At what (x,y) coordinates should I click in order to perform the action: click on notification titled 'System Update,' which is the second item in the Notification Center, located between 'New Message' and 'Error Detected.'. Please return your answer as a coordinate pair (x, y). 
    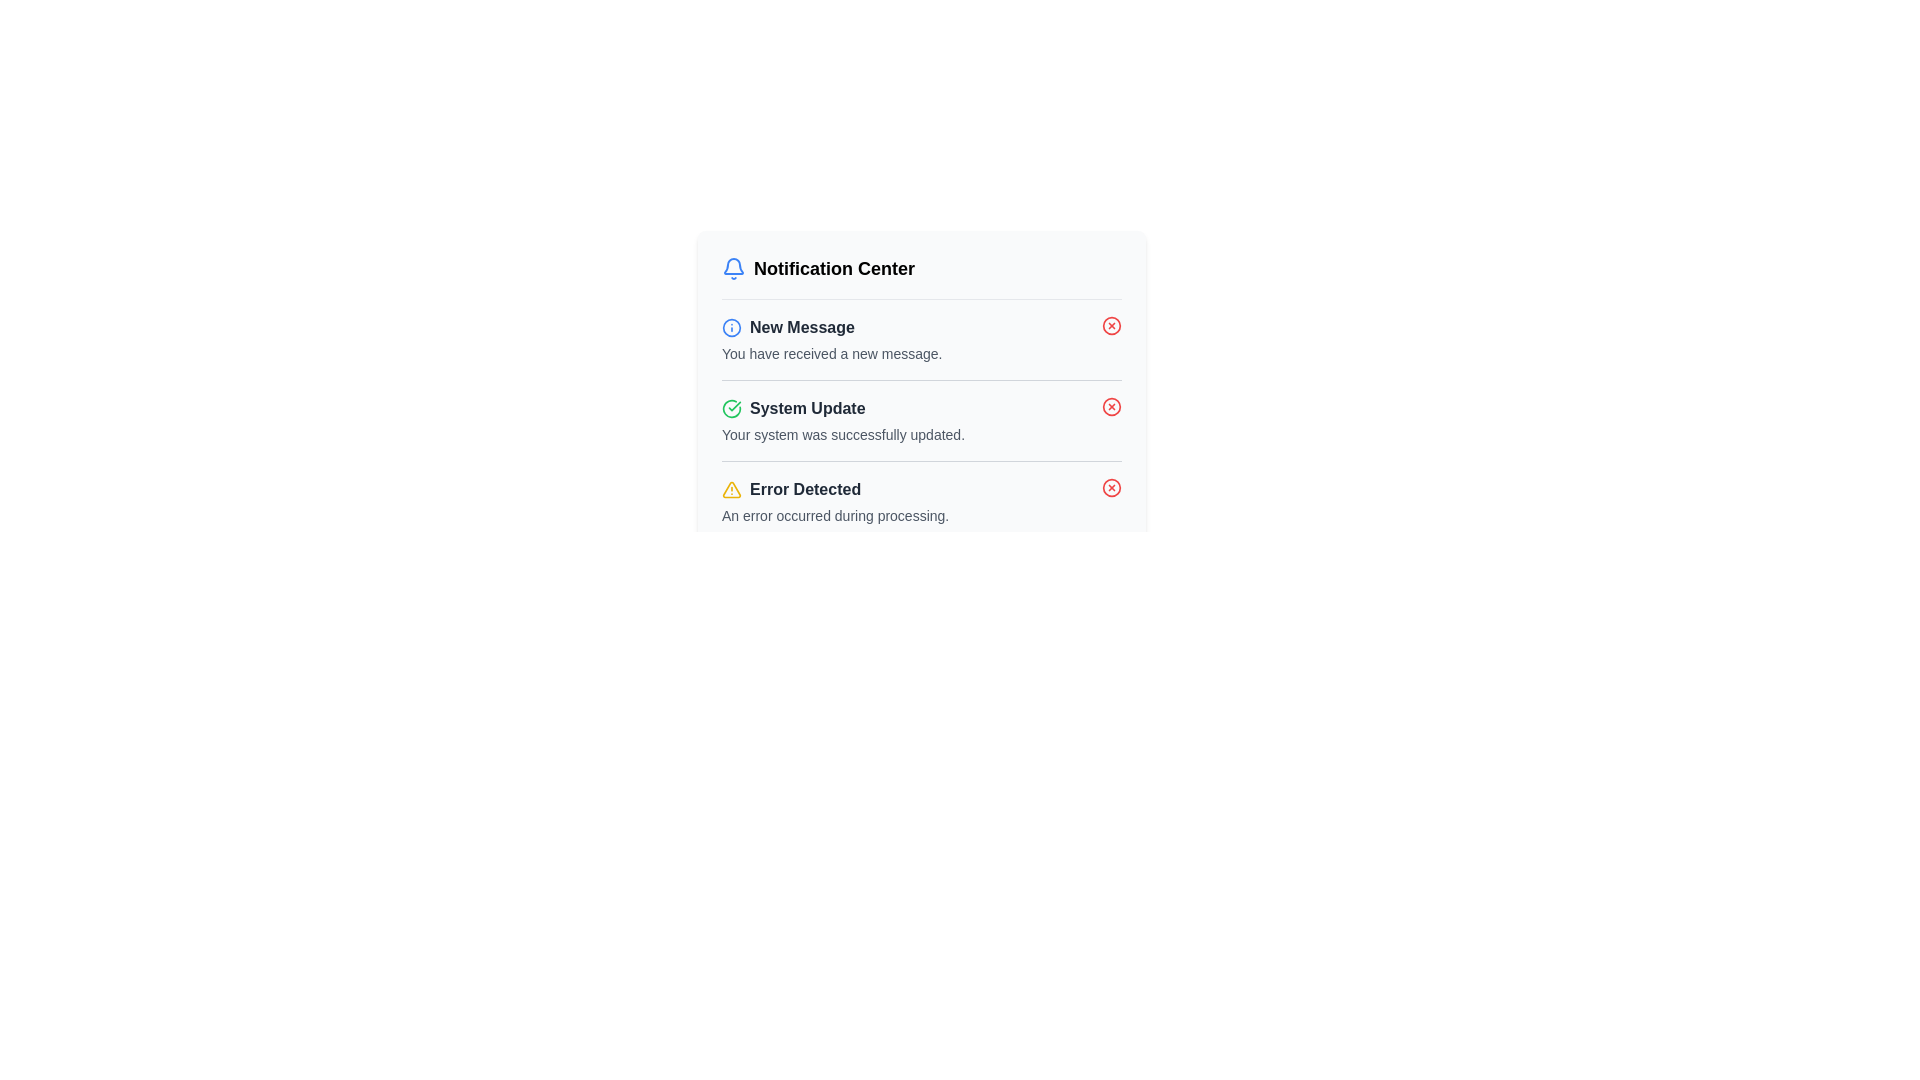
    Looking at the image, I should click on (920, 419).